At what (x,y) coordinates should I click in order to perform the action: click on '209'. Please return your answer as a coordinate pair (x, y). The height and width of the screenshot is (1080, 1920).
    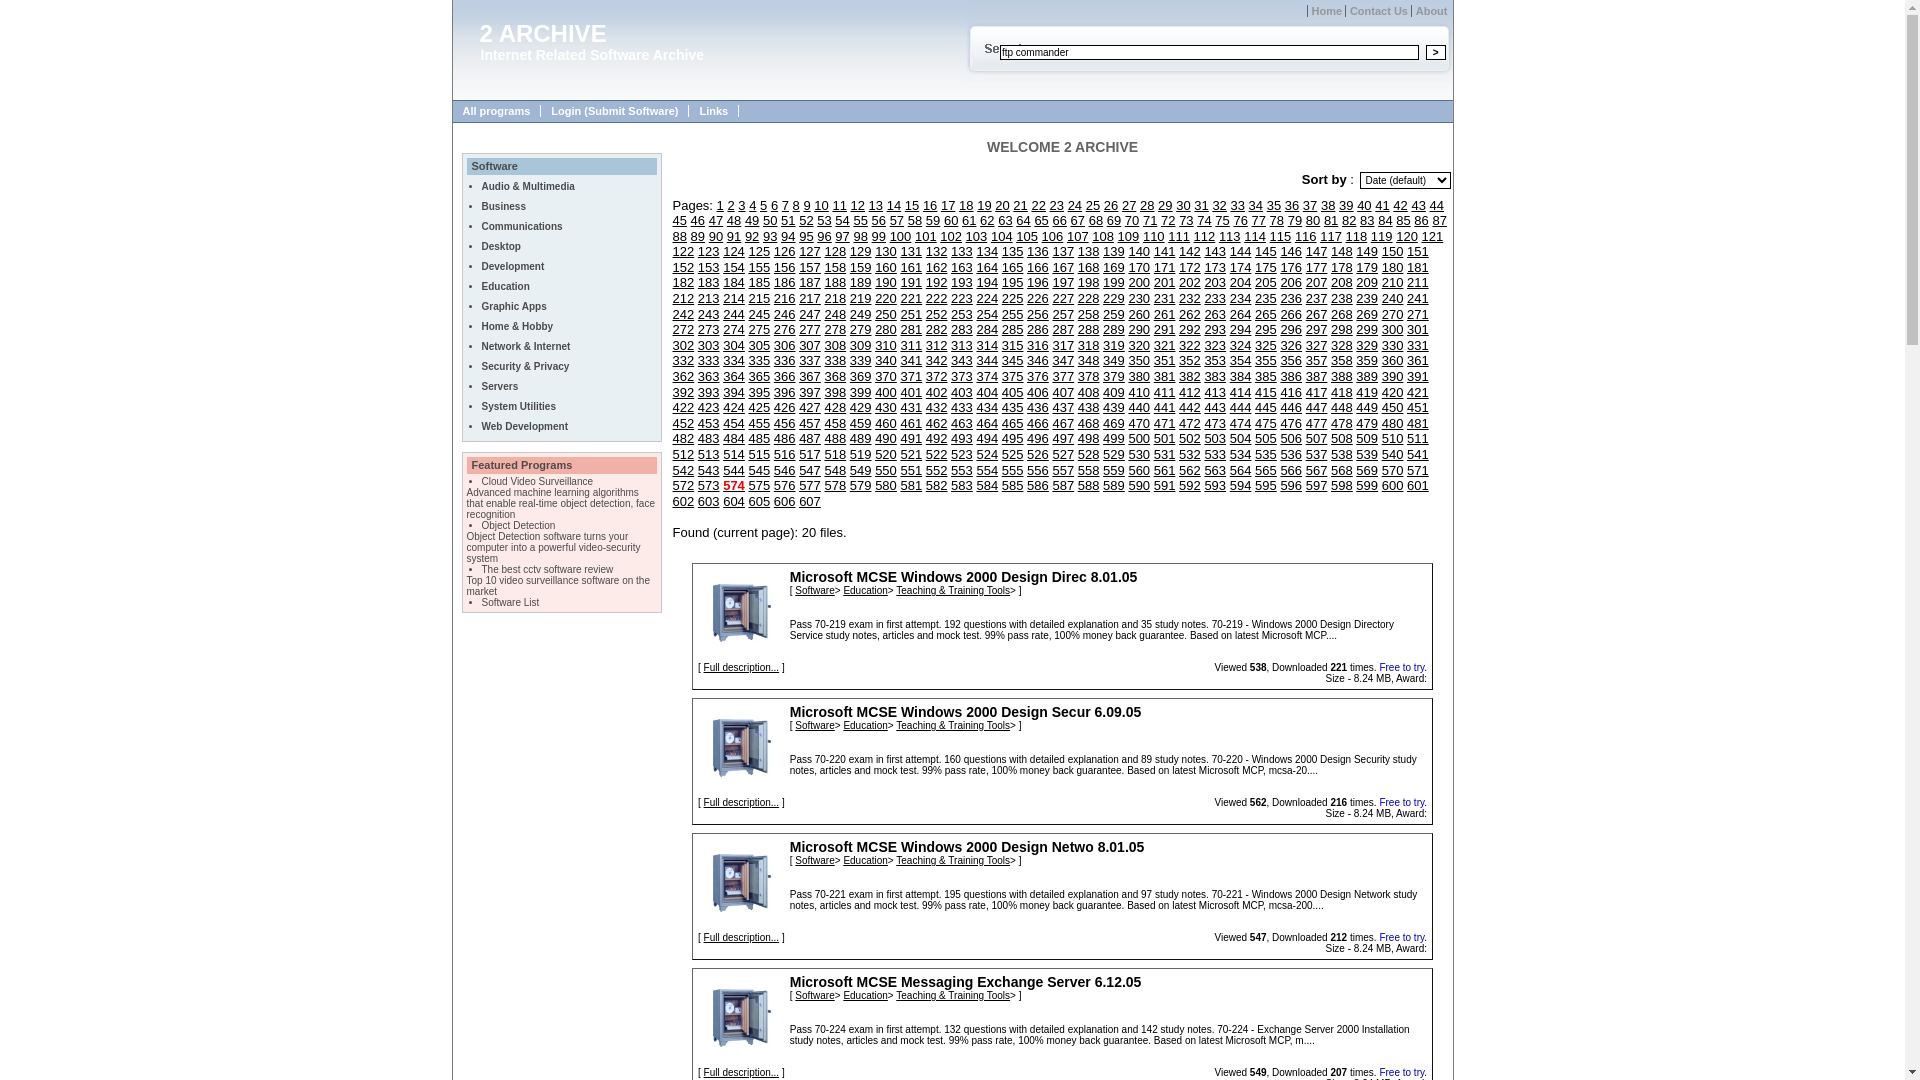
    Looking at the image, I should click on (1366, 282).